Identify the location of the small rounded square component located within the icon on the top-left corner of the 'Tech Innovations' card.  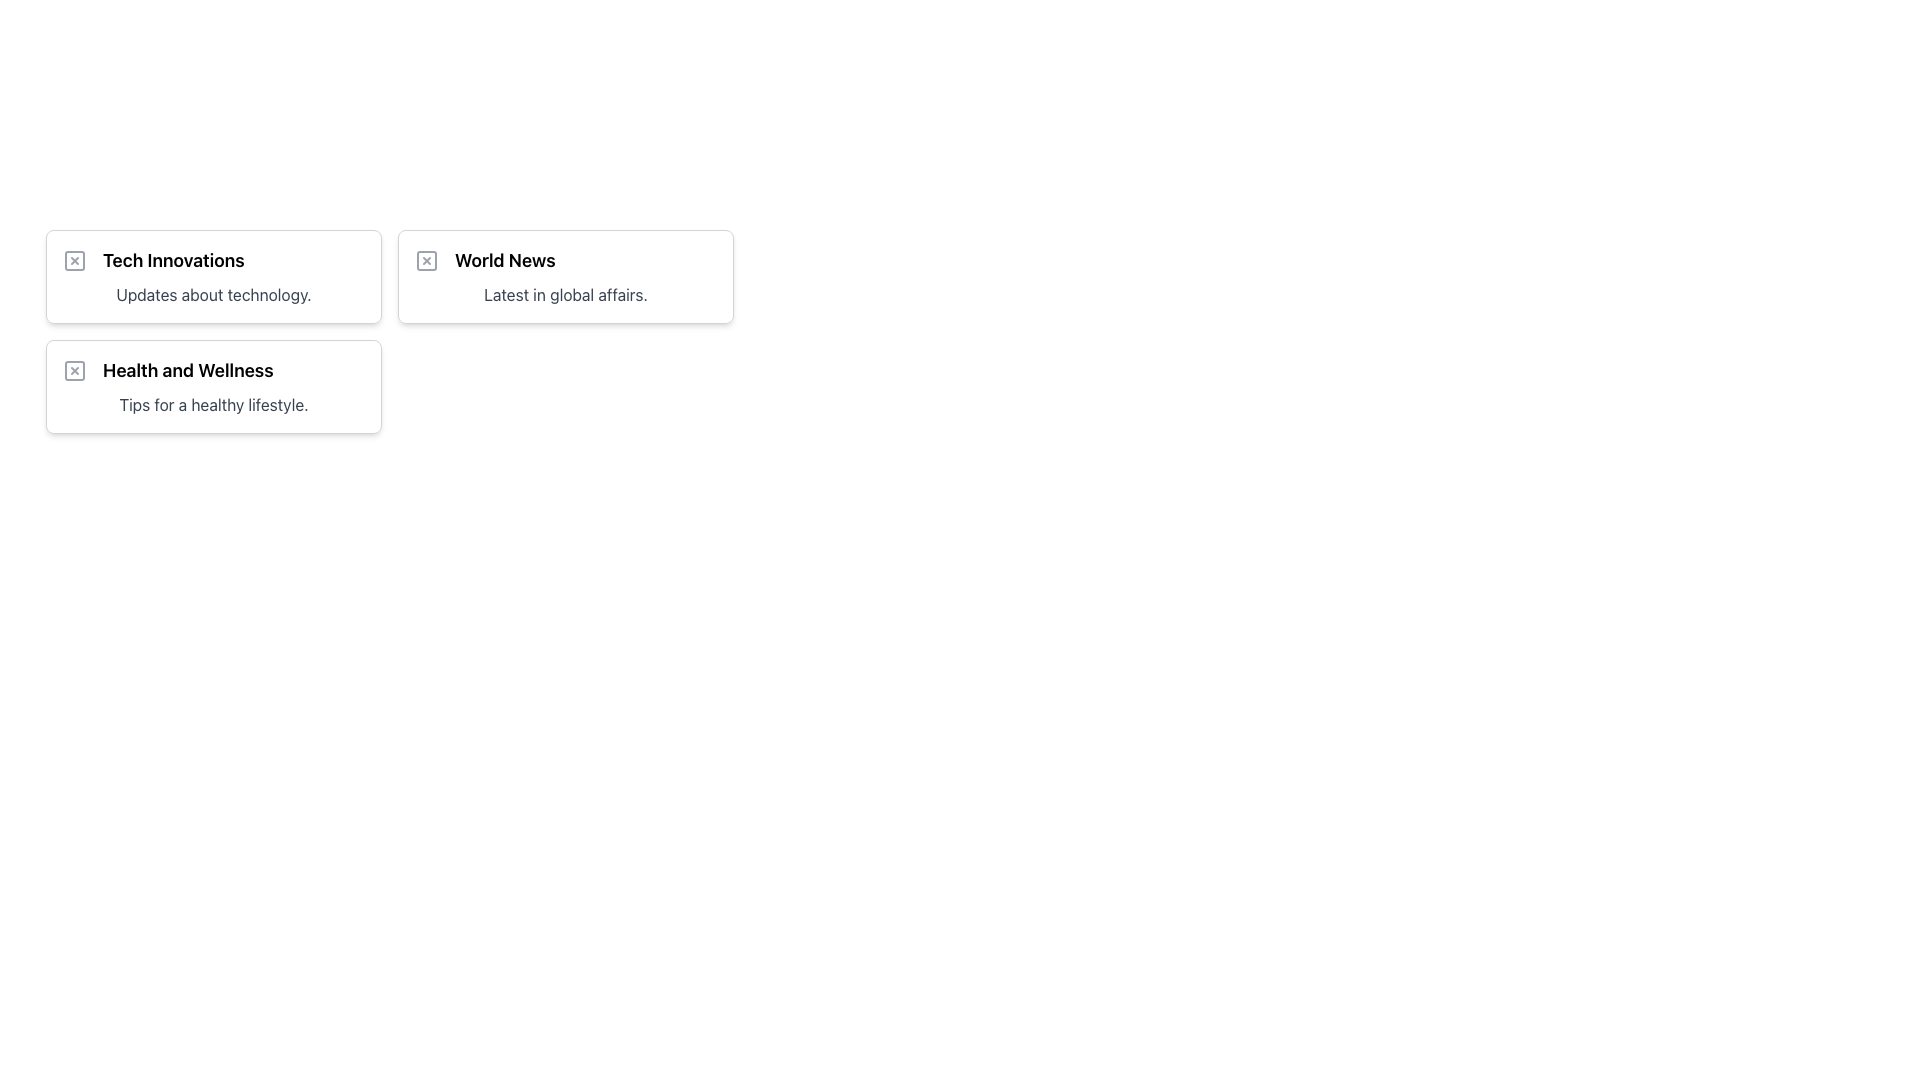
(75, 260).